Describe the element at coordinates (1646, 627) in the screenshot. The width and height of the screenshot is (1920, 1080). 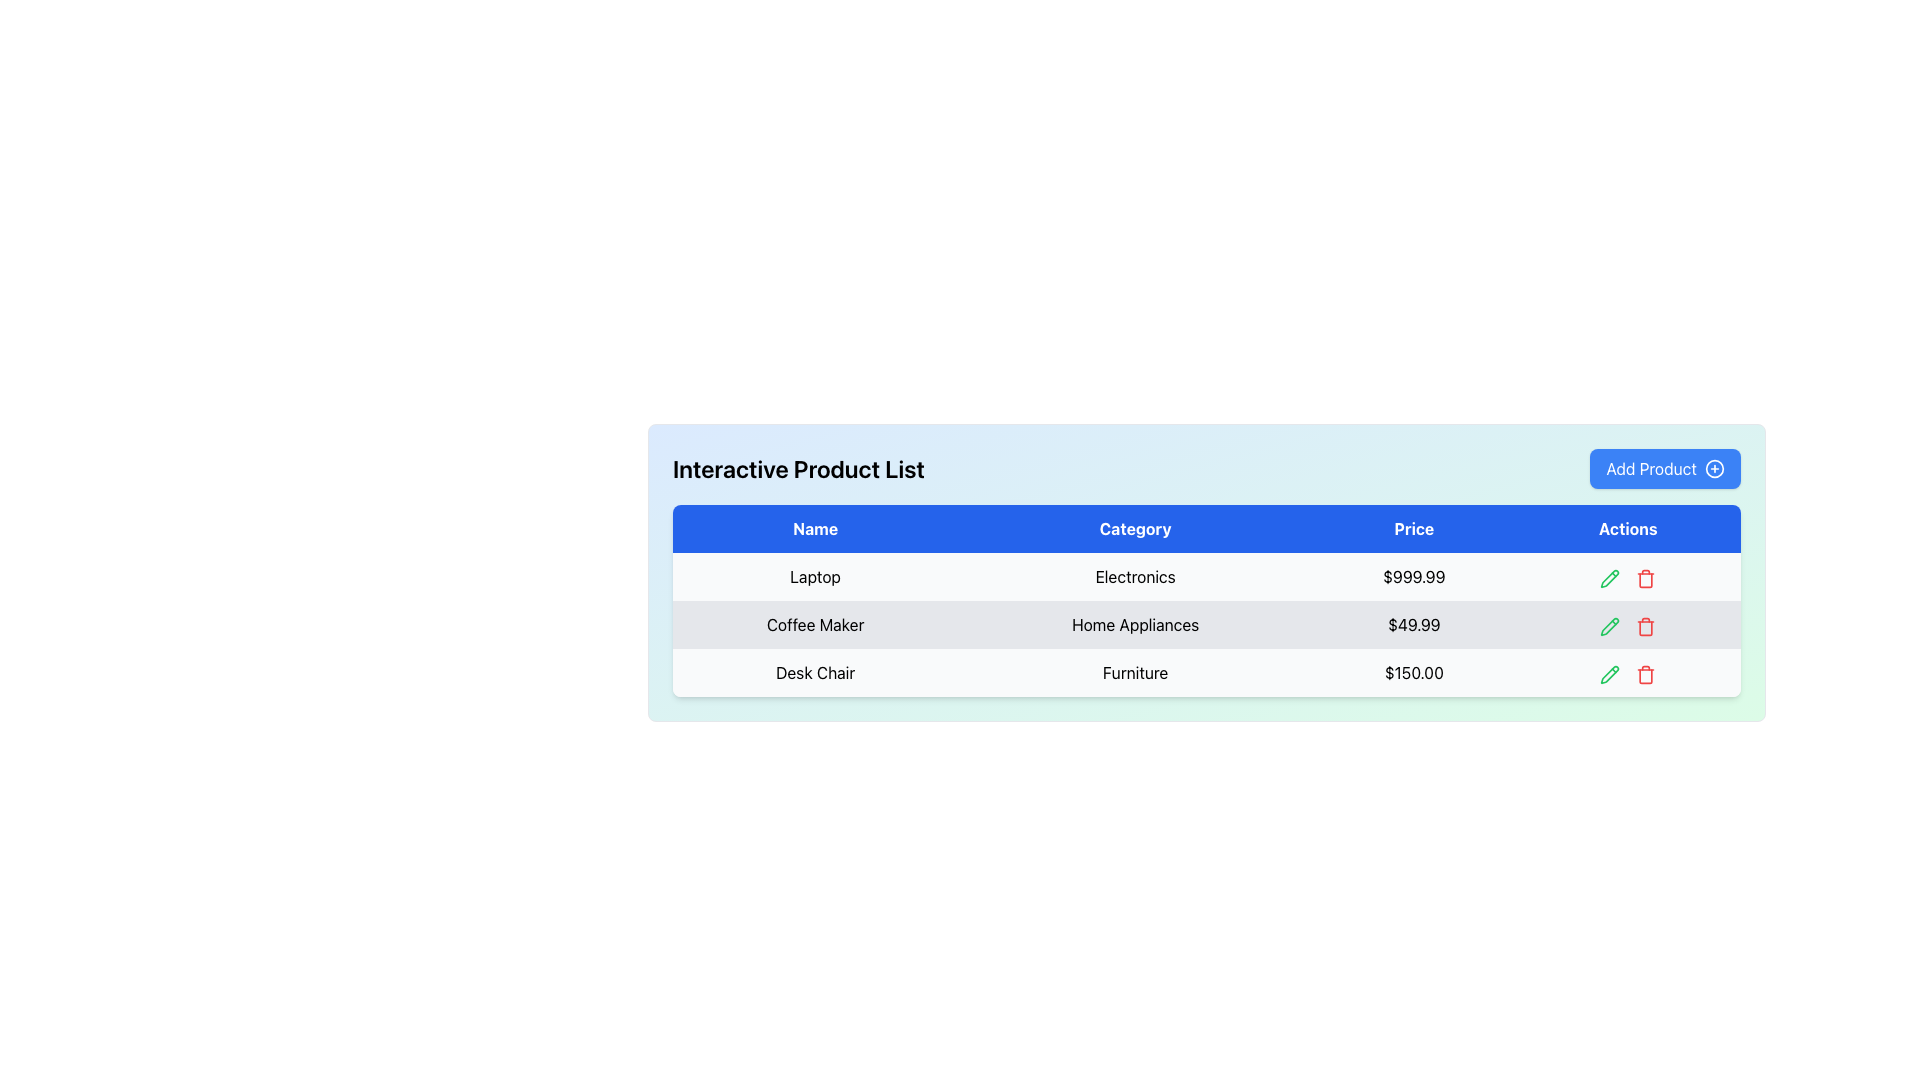
I see `the trash can icon` at that location.